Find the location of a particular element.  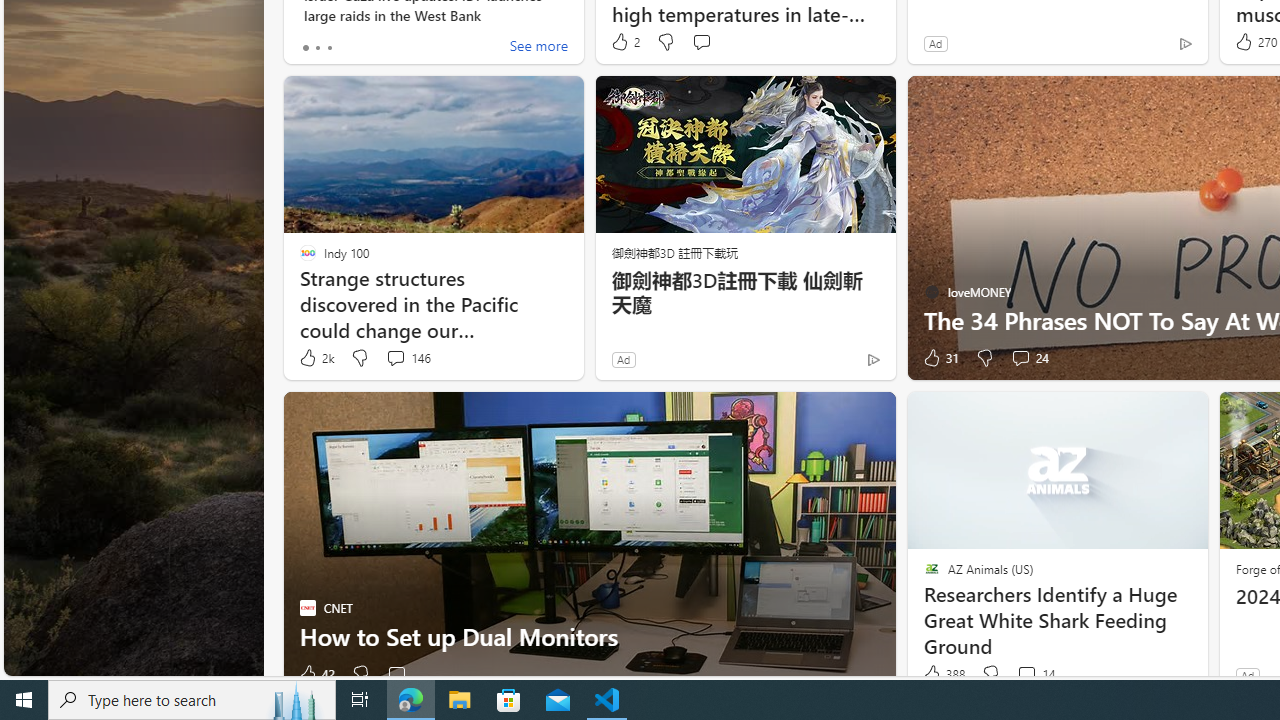

'388 Like' is located at coordinates (941, 674).